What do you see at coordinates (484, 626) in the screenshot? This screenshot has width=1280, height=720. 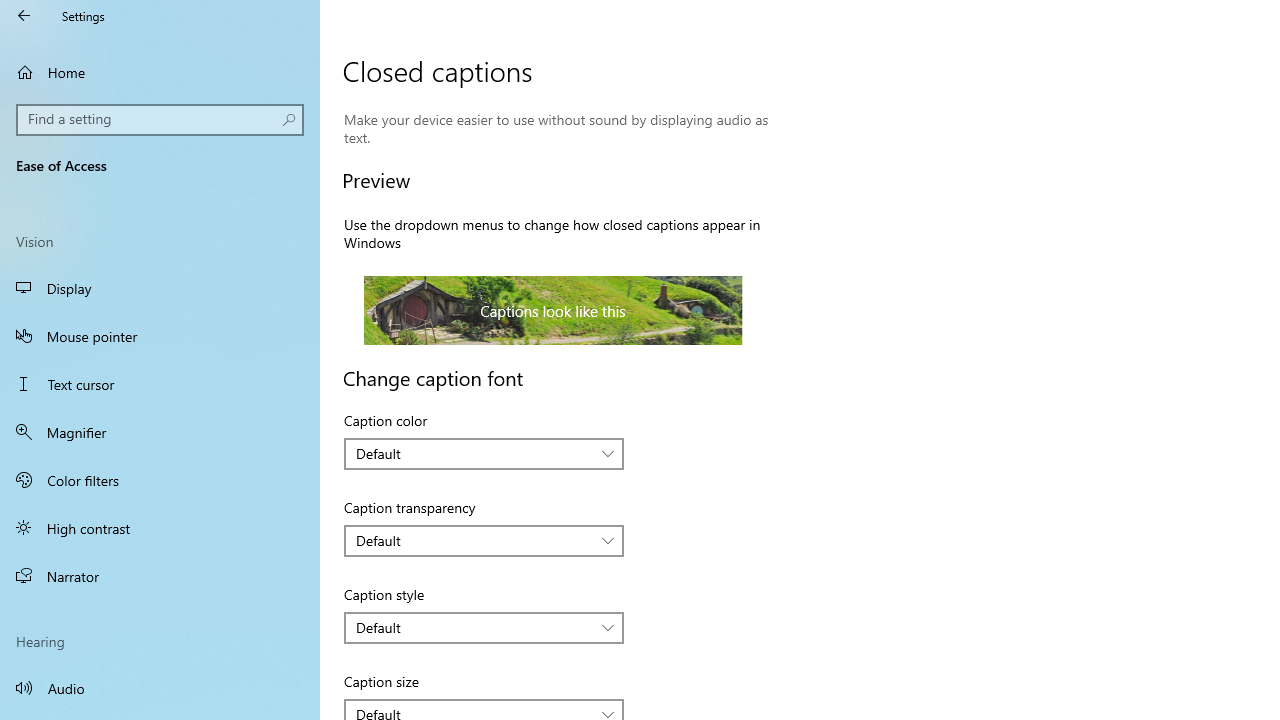 I see `'Caption style'` at bounding box center [484, 626].